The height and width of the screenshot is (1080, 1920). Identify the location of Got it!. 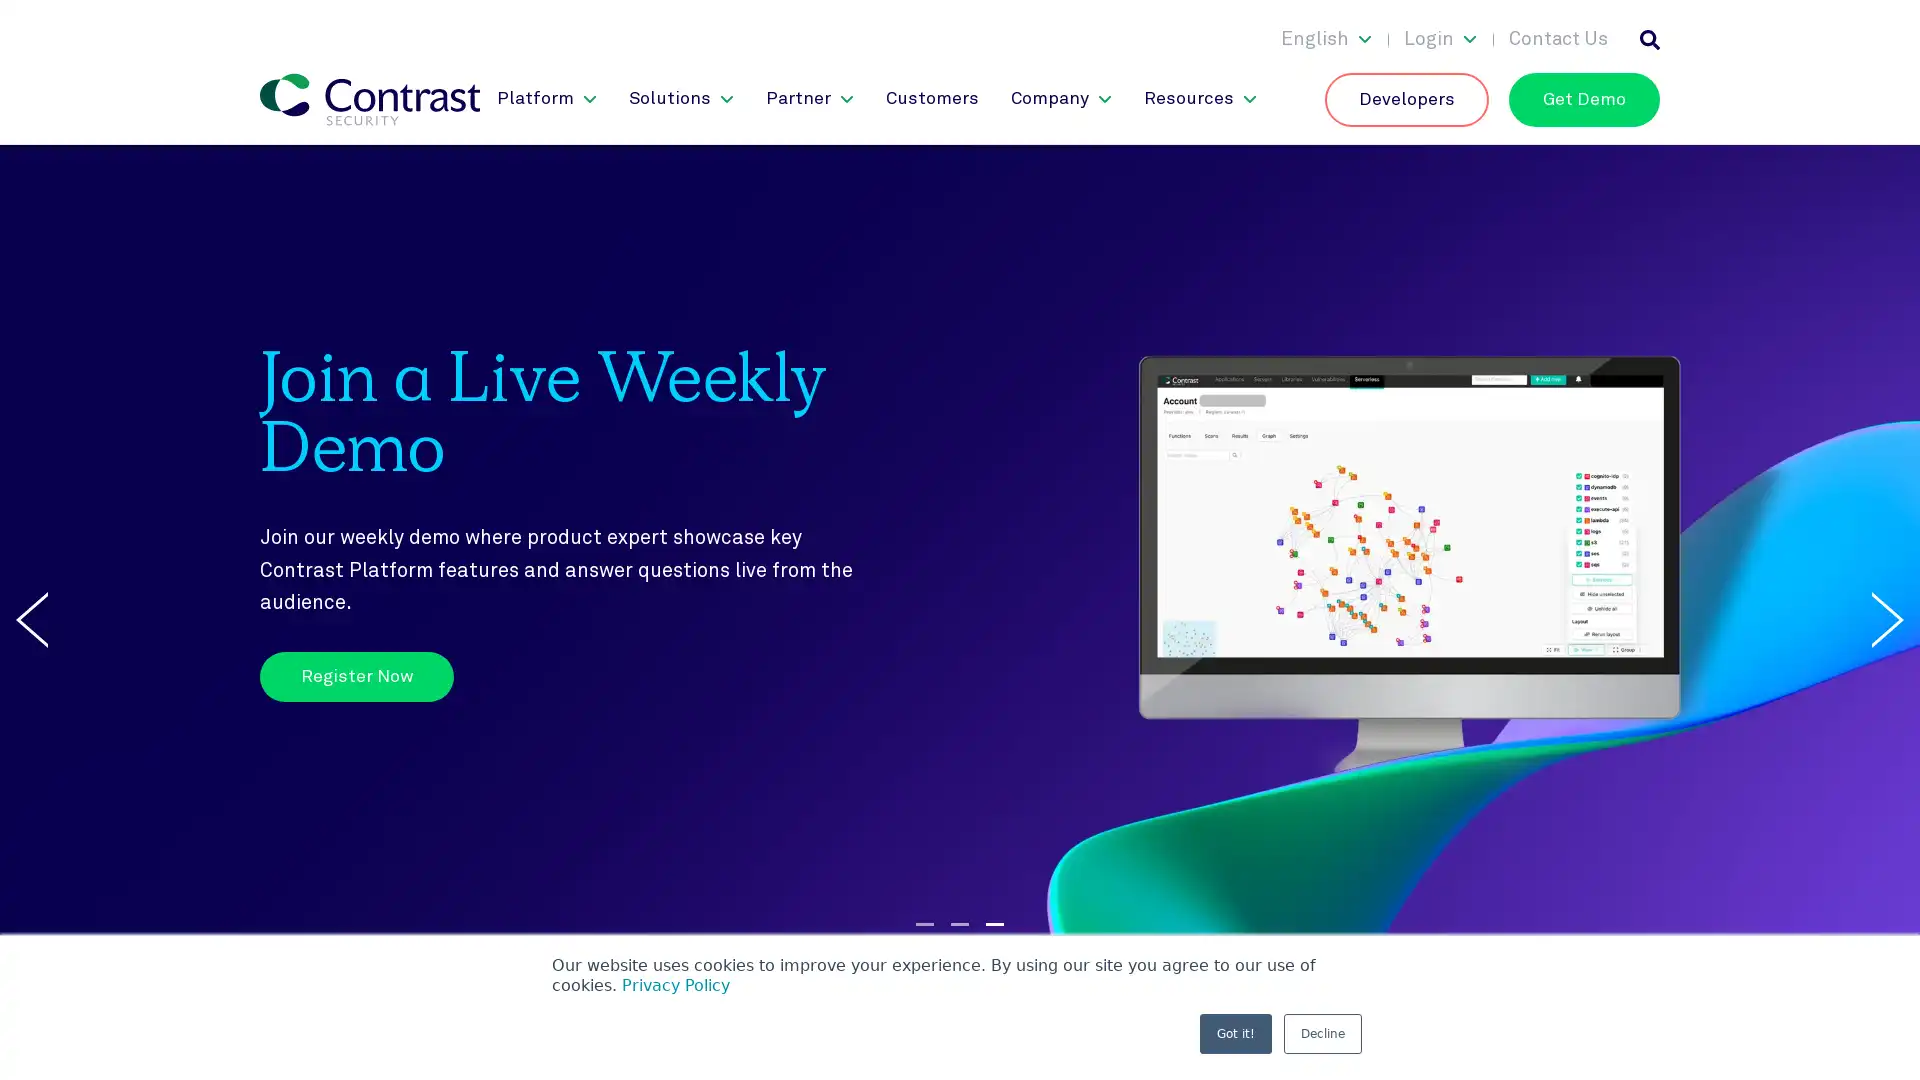
(1235, 1033).